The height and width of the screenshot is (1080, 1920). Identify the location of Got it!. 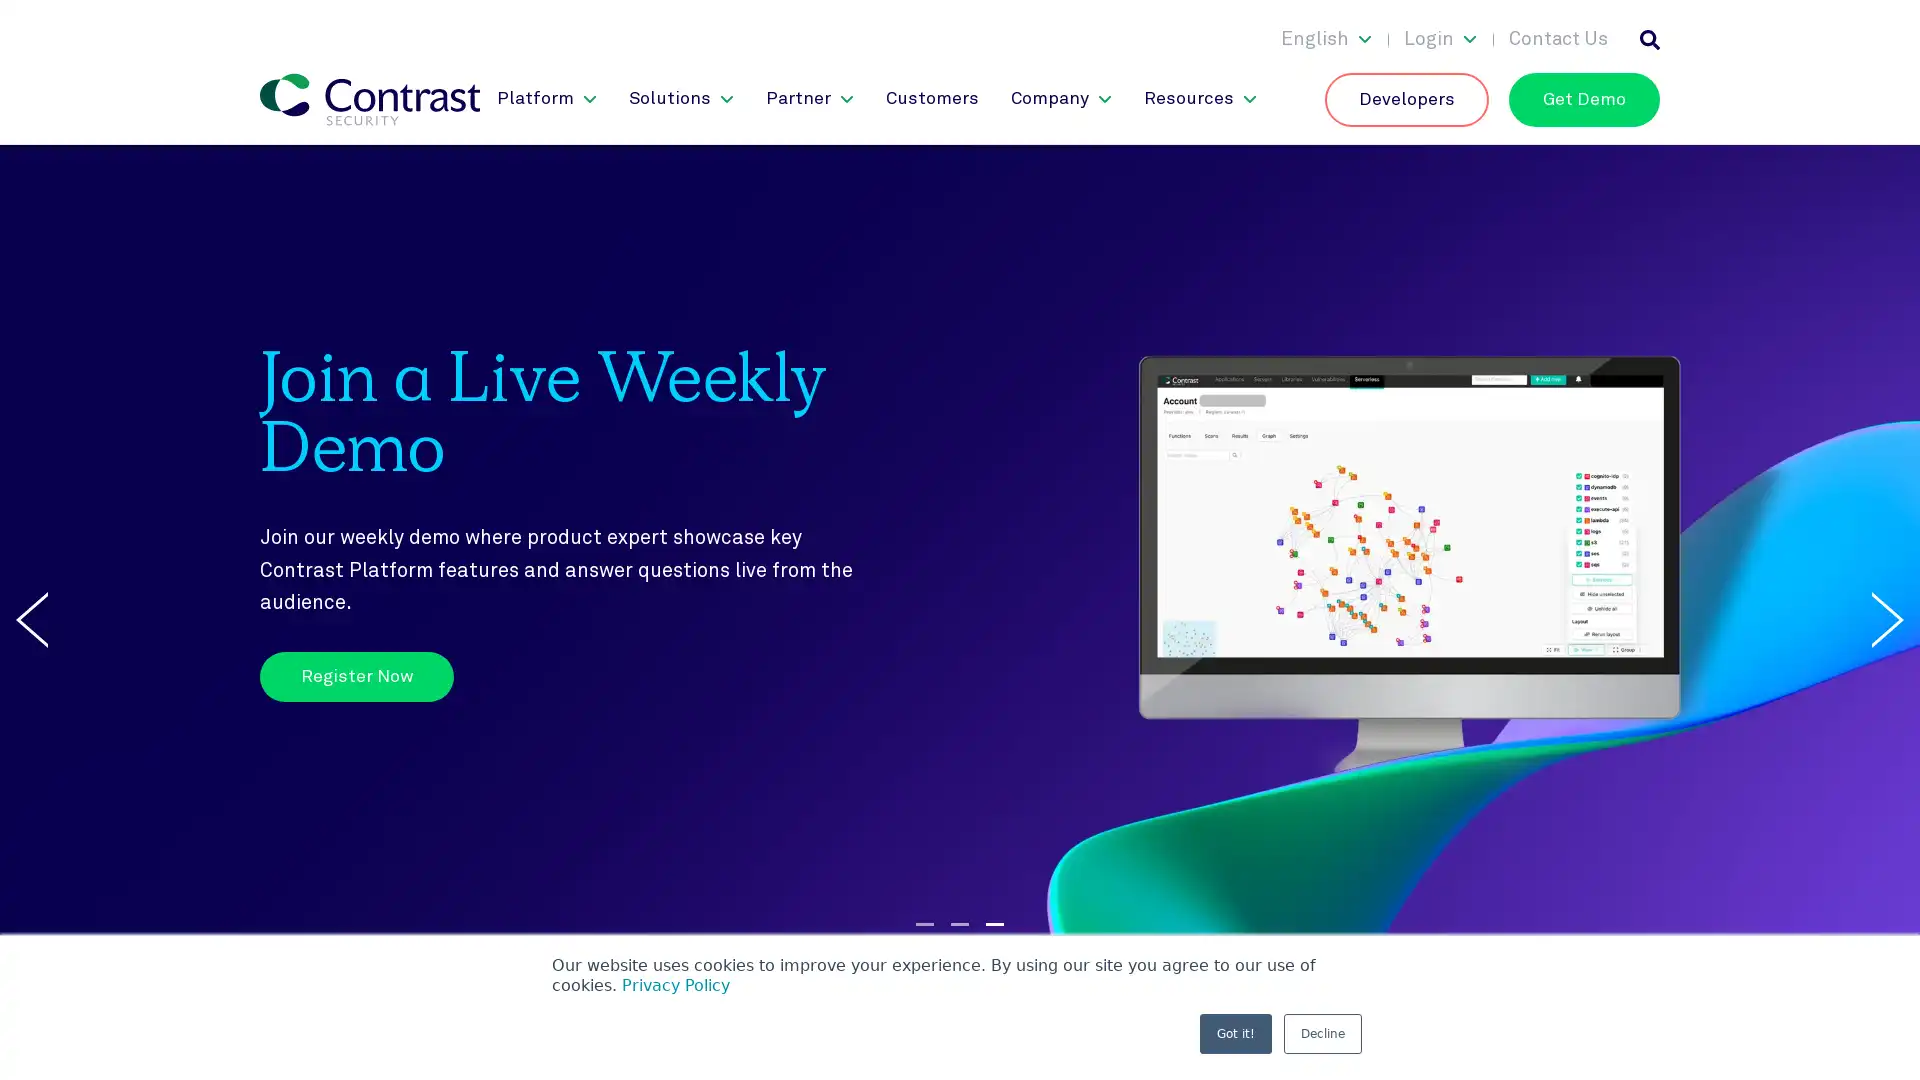
(1235, 1033).